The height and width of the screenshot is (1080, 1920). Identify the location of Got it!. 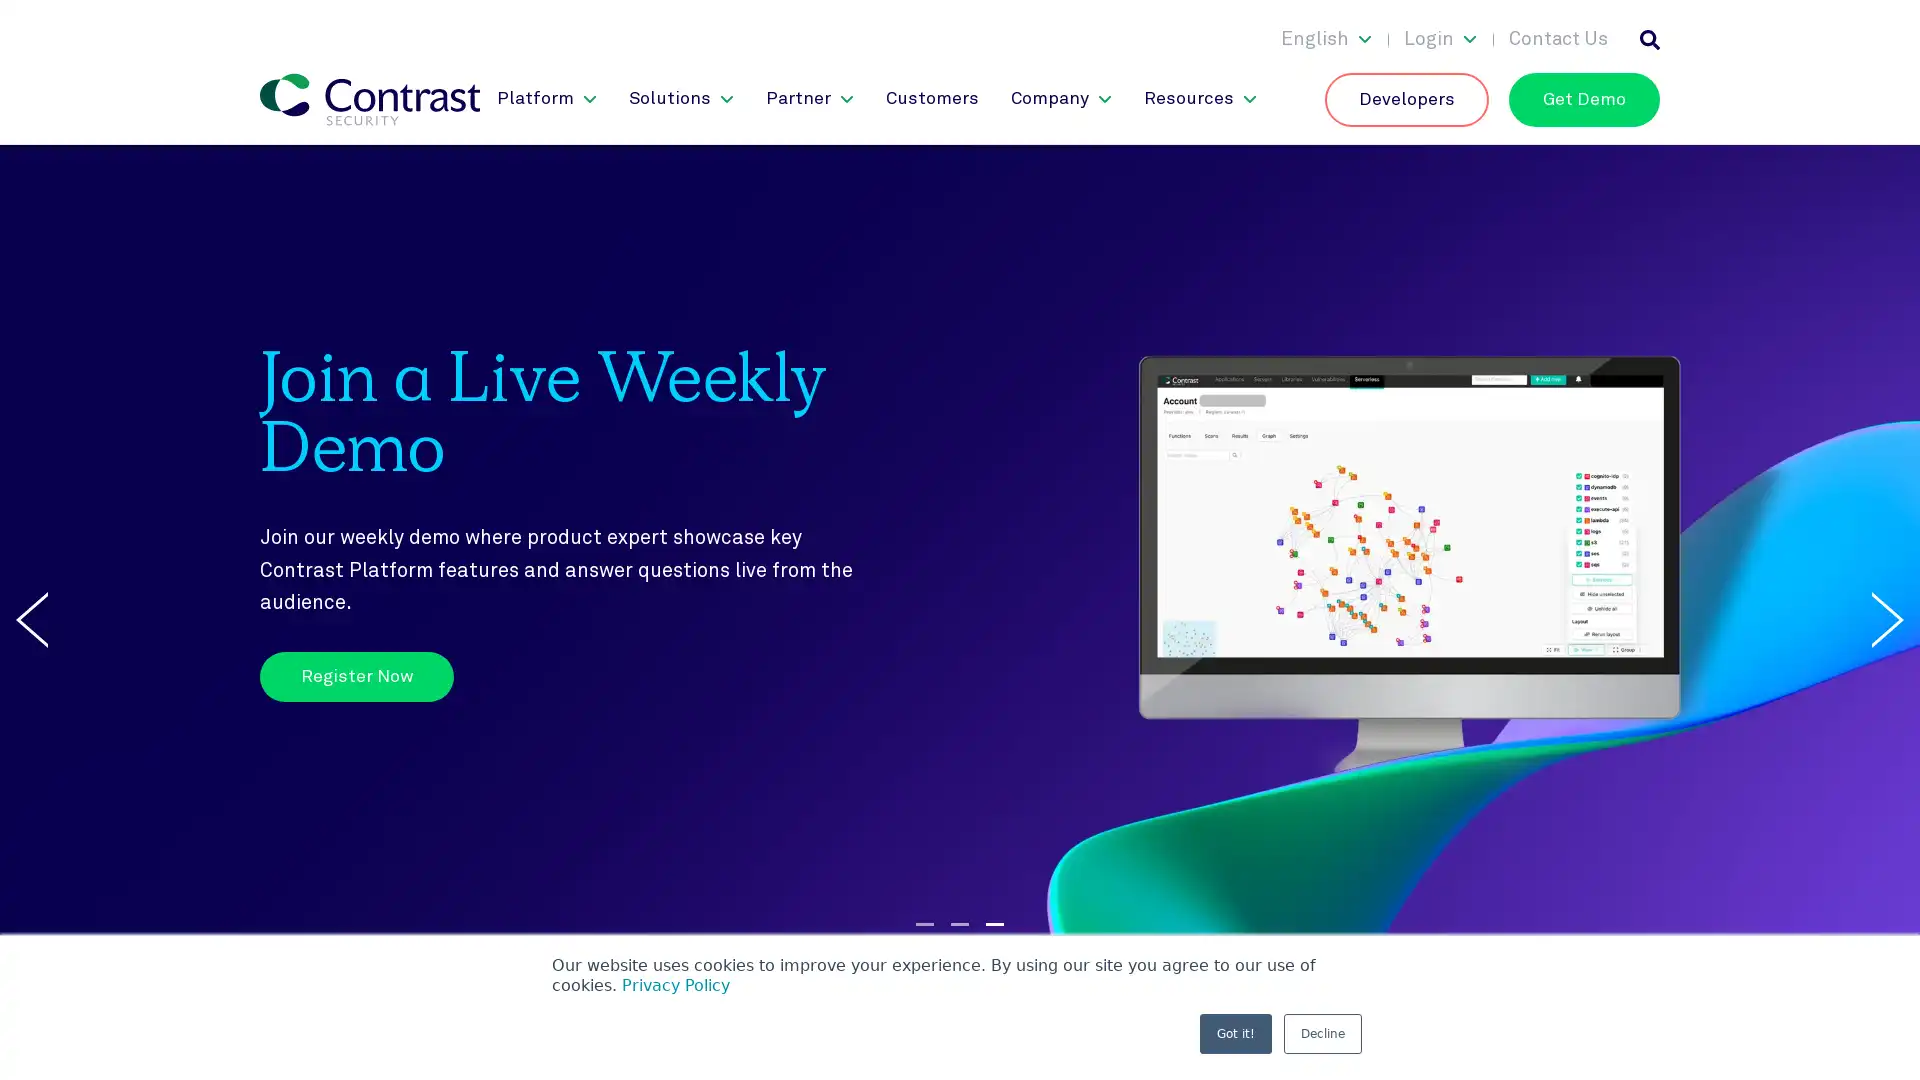
(1235, 1033).